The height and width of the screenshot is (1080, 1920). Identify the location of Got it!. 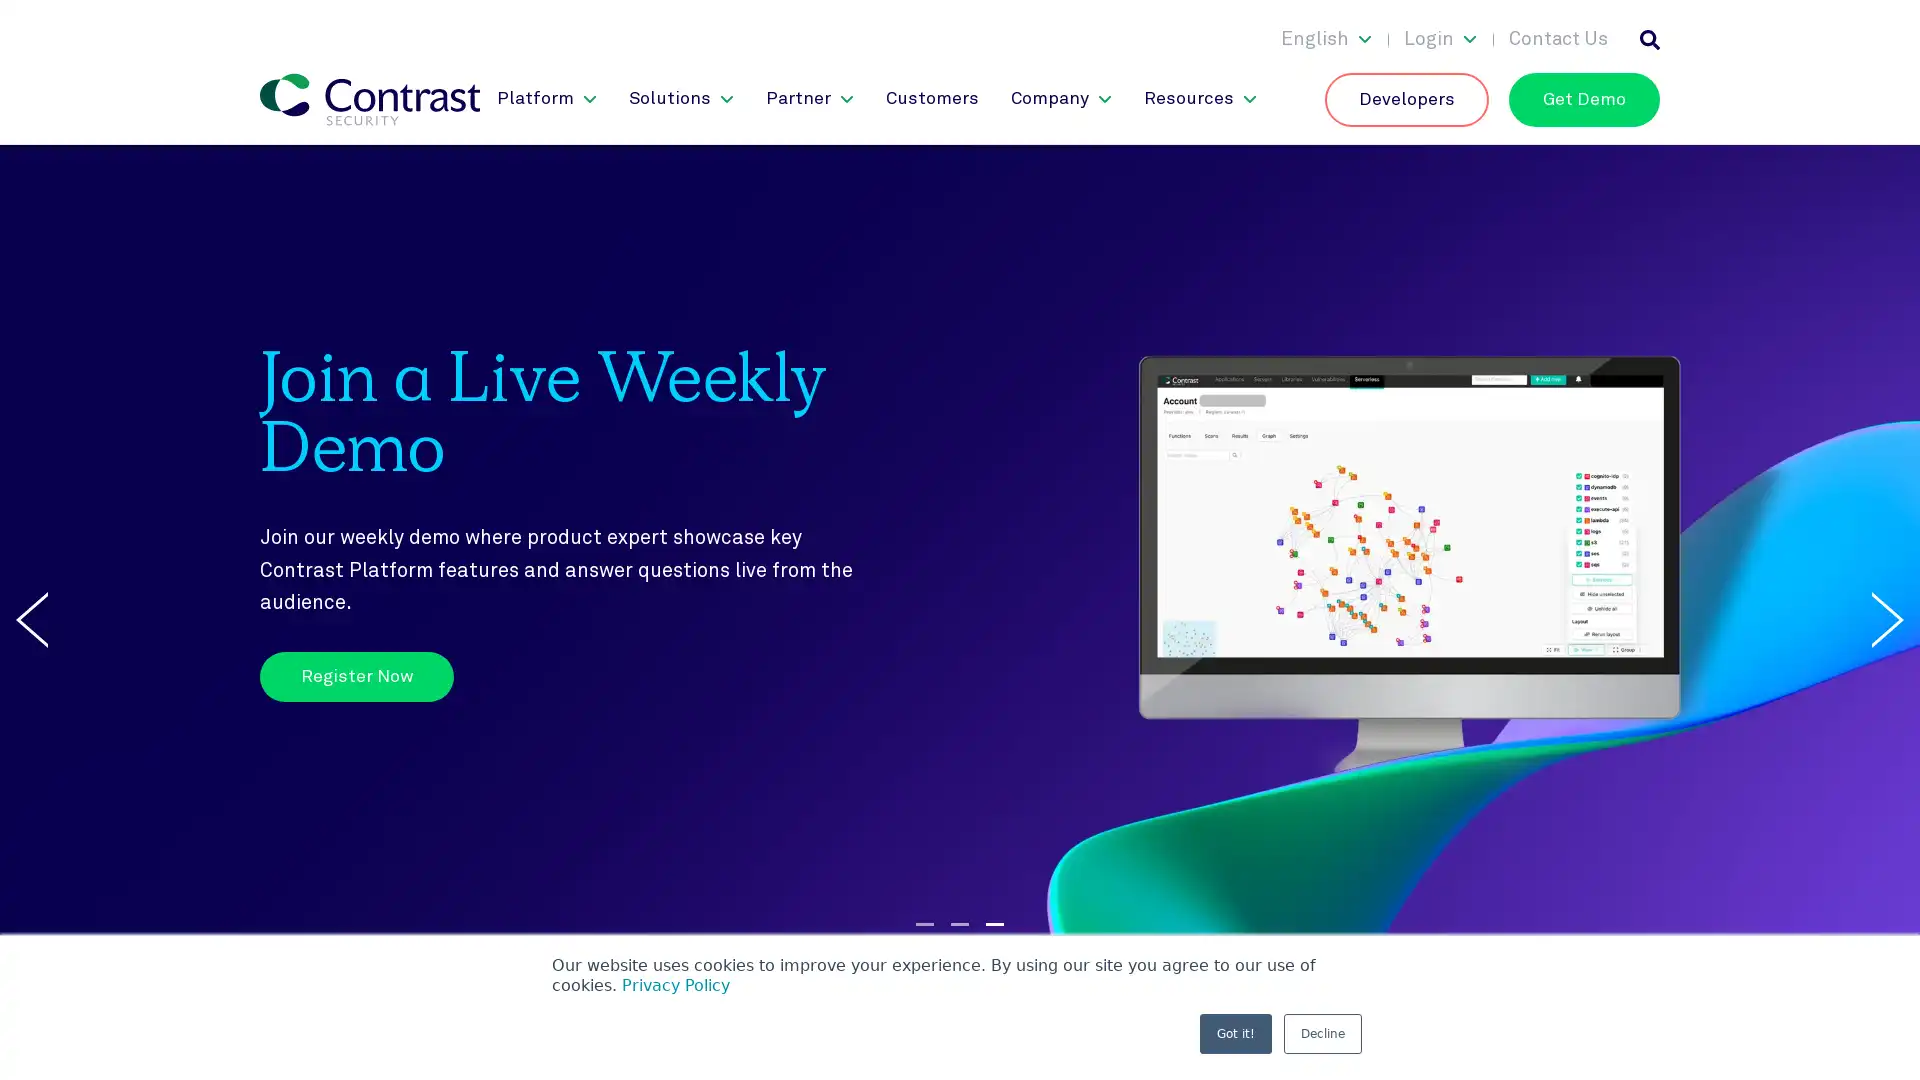
(1235, 1033).